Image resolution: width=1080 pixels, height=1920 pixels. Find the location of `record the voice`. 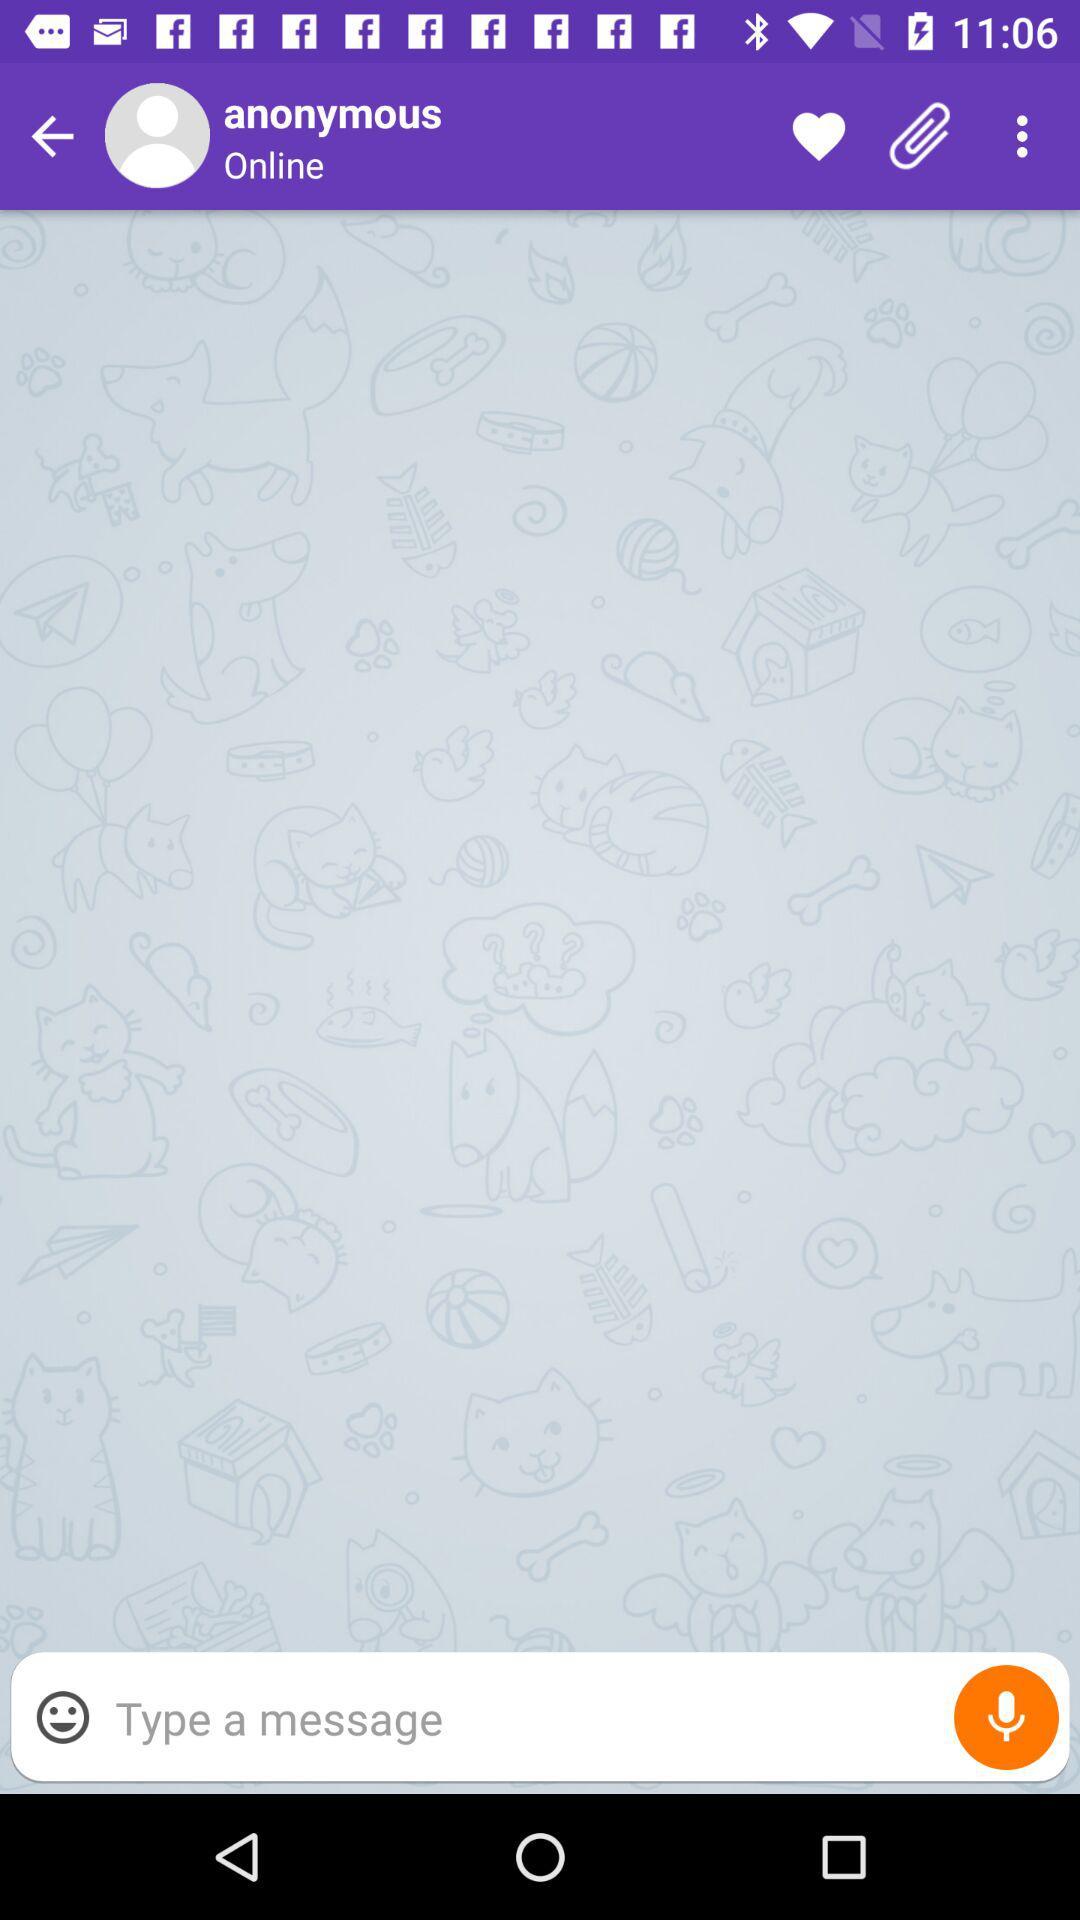

record the voice is located at coordinates (1006, 1716).